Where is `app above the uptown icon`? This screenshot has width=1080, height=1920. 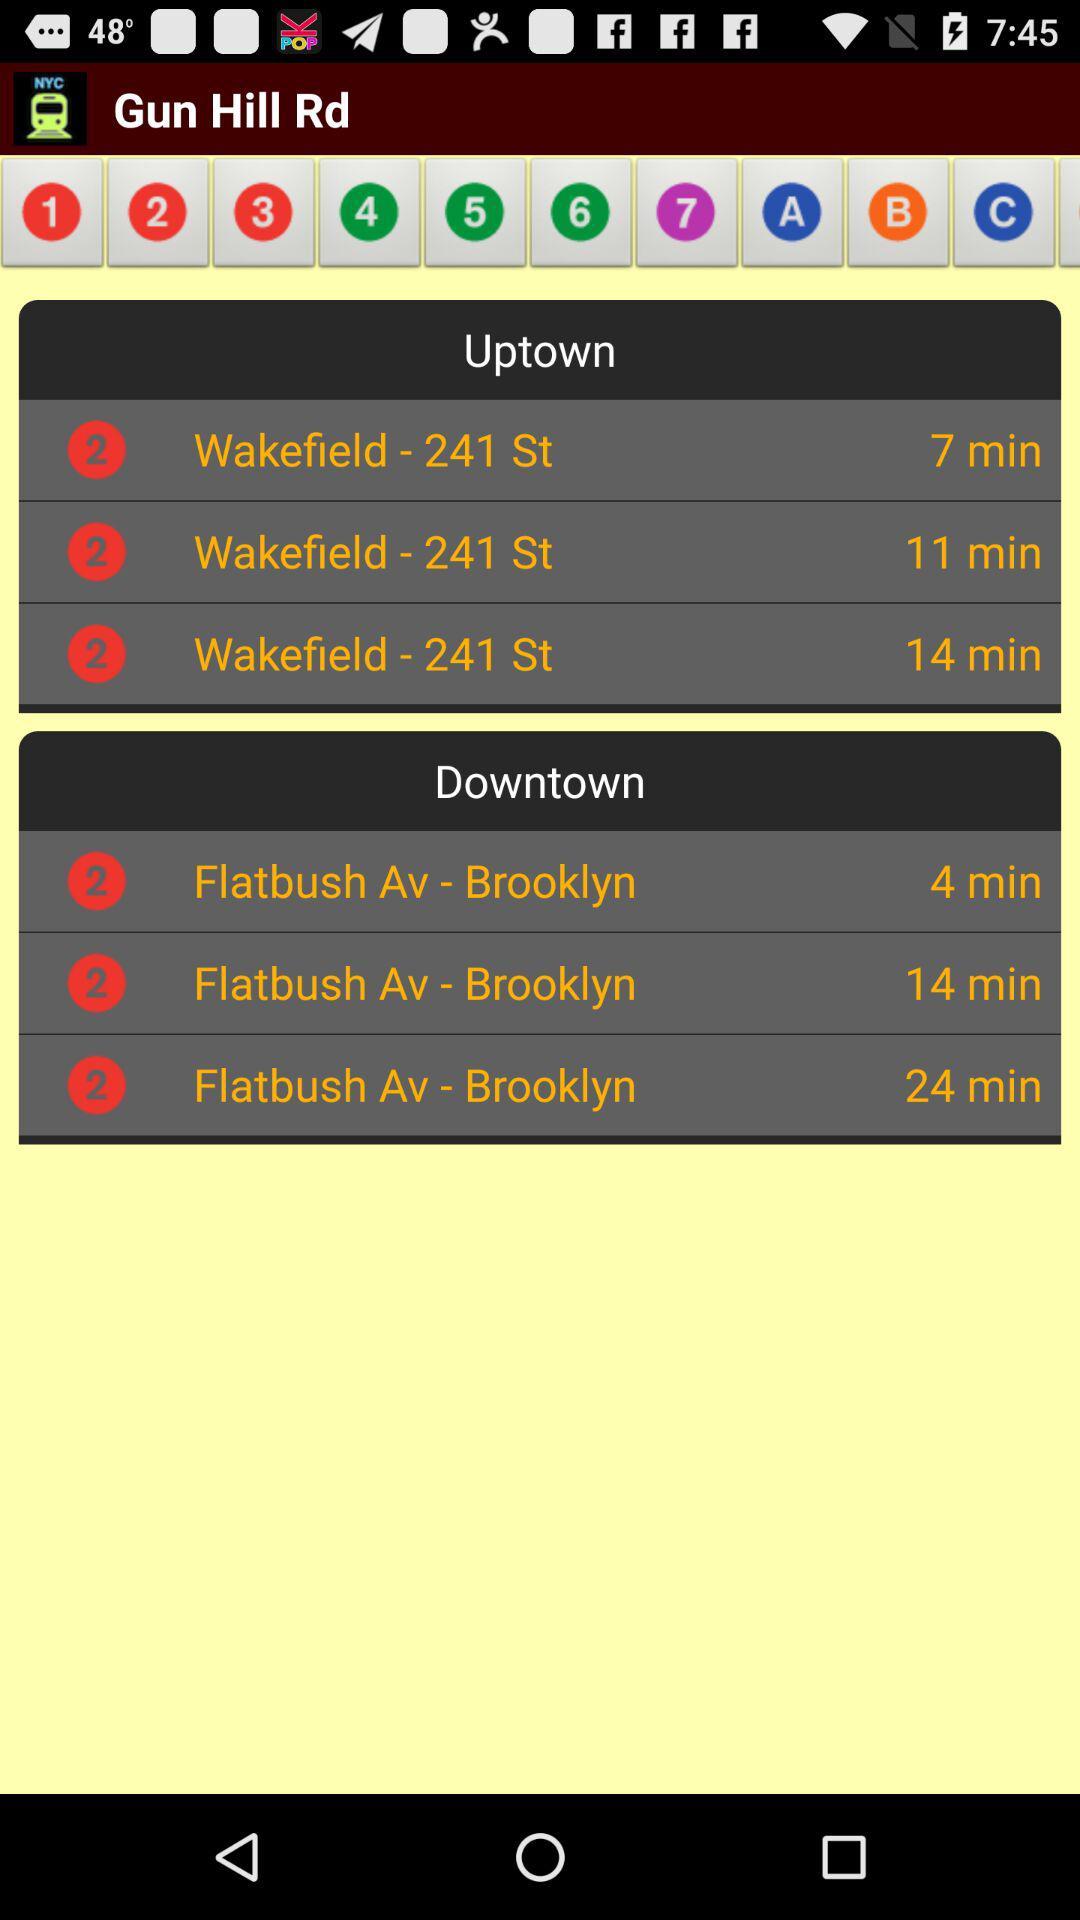 app above the uptown icon is located at coordinates (55, 218).